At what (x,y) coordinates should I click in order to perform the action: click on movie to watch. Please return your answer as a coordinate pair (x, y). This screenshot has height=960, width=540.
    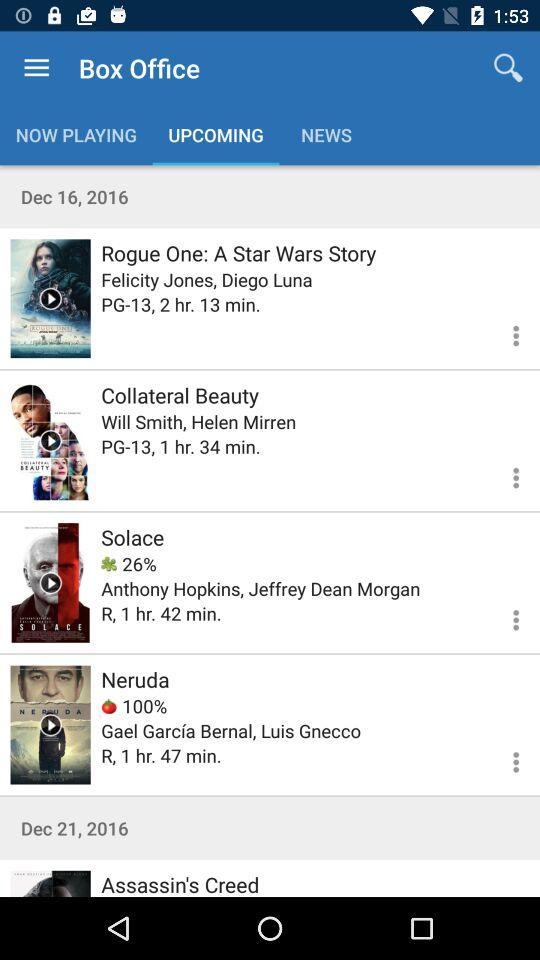
    Looking at the image, I should click on (50, 440).